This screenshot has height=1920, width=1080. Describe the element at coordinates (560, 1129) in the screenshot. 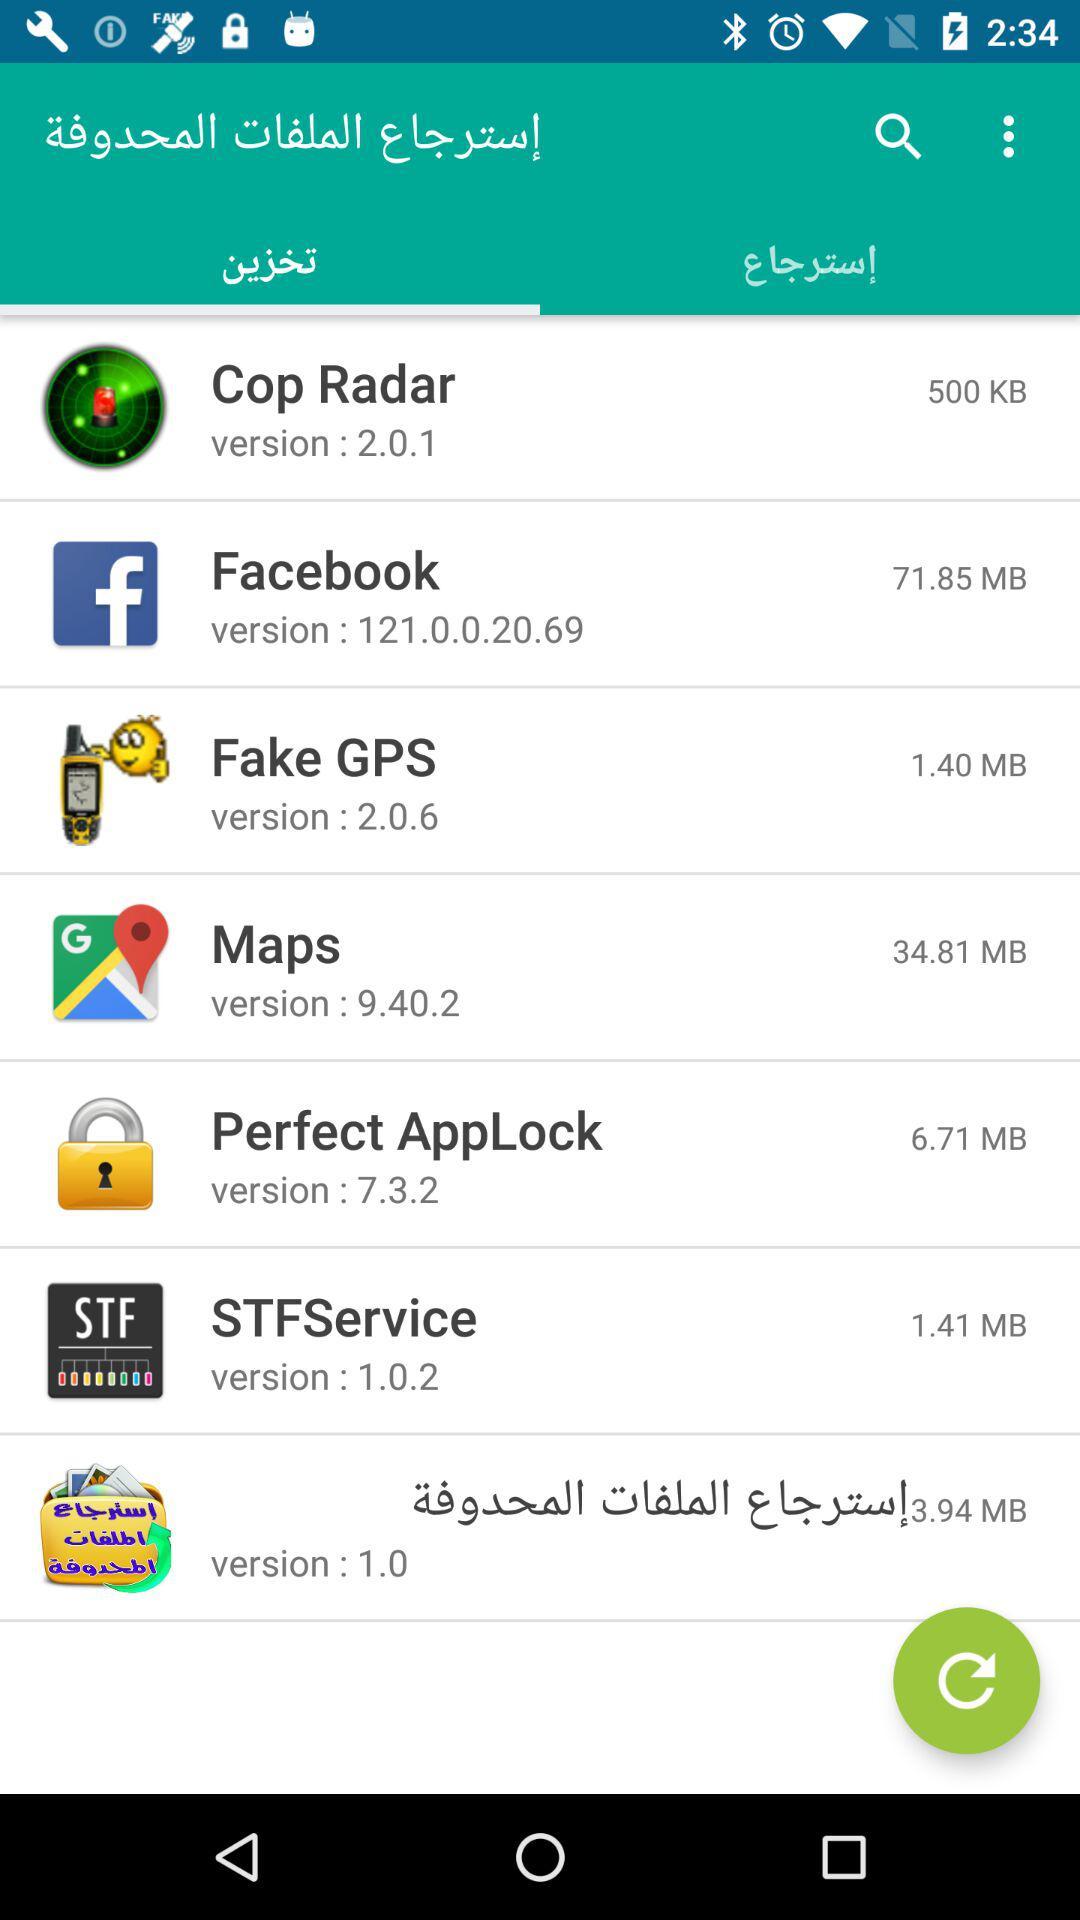

I see `icon to the left of 6.71 mb icon` at that location.